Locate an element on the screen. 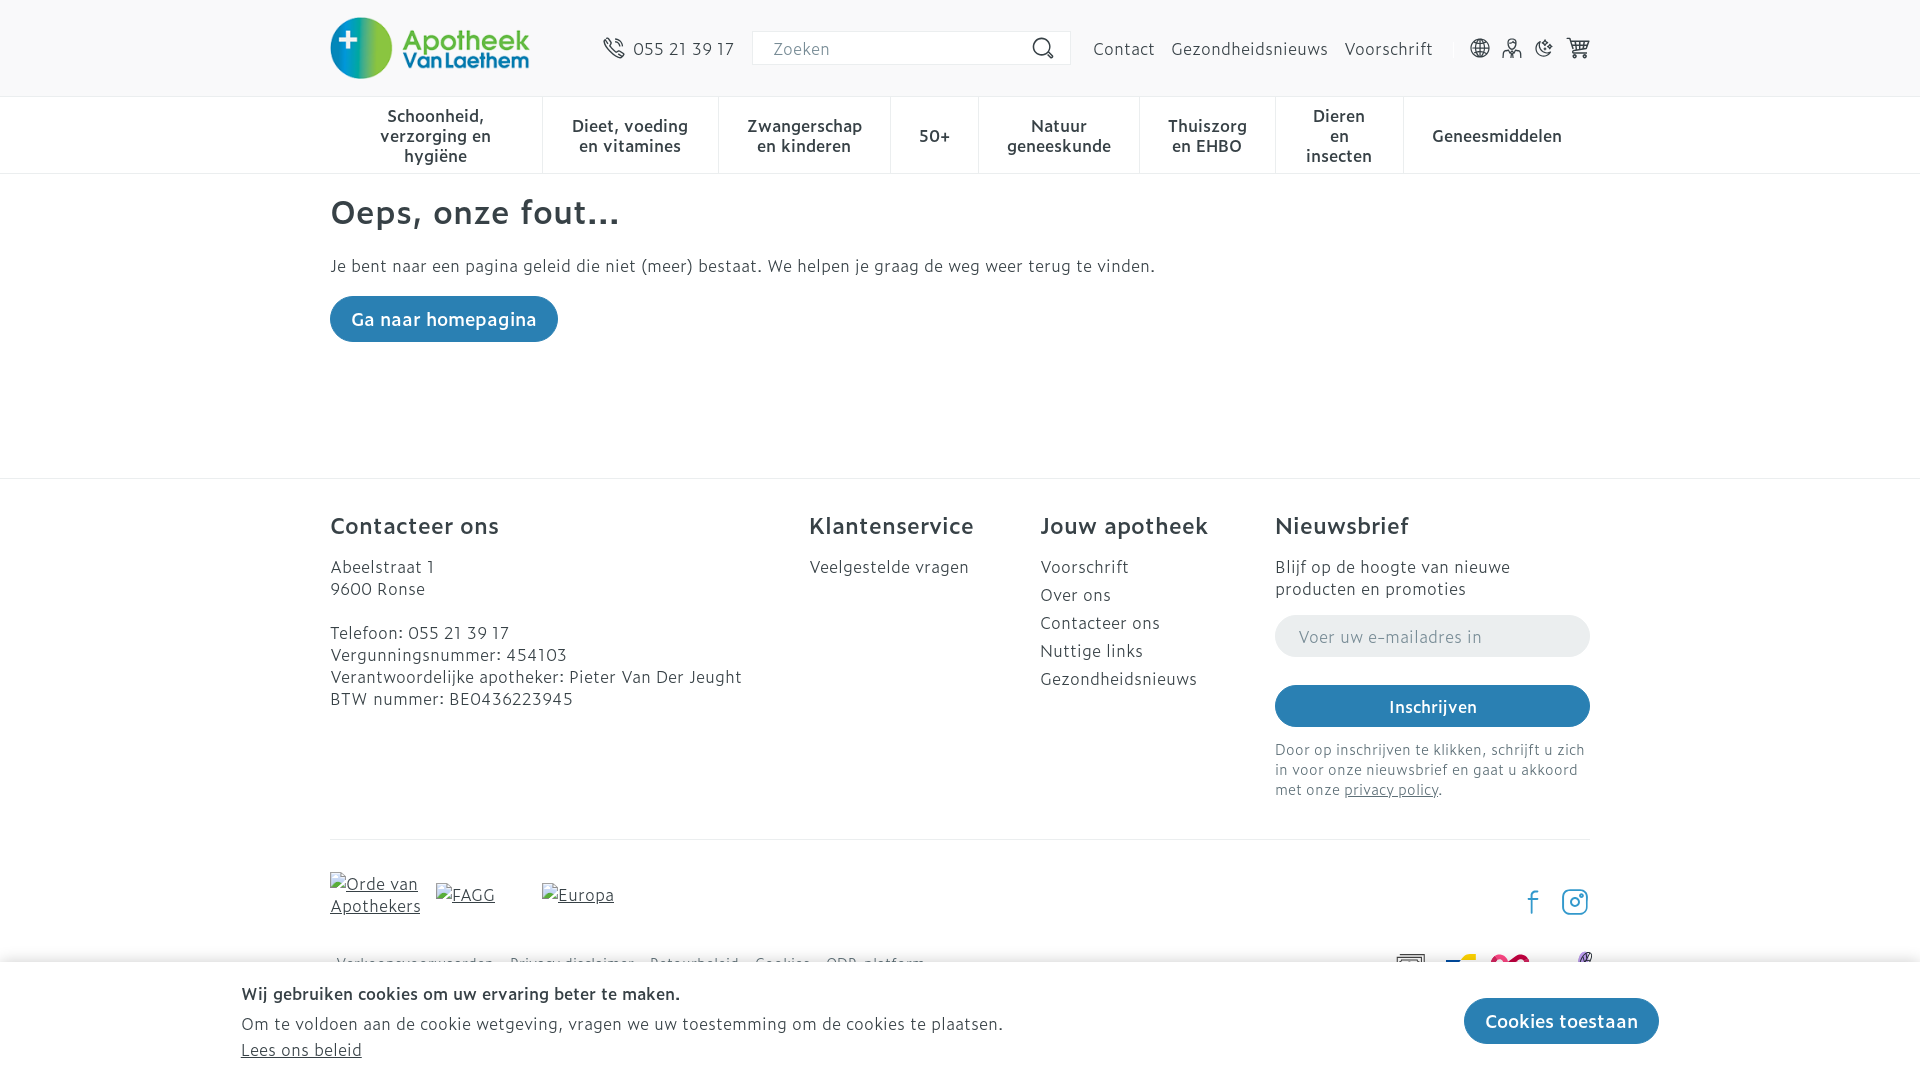  'Apotheek Van Laethem' is located at coordinates (457, 46).